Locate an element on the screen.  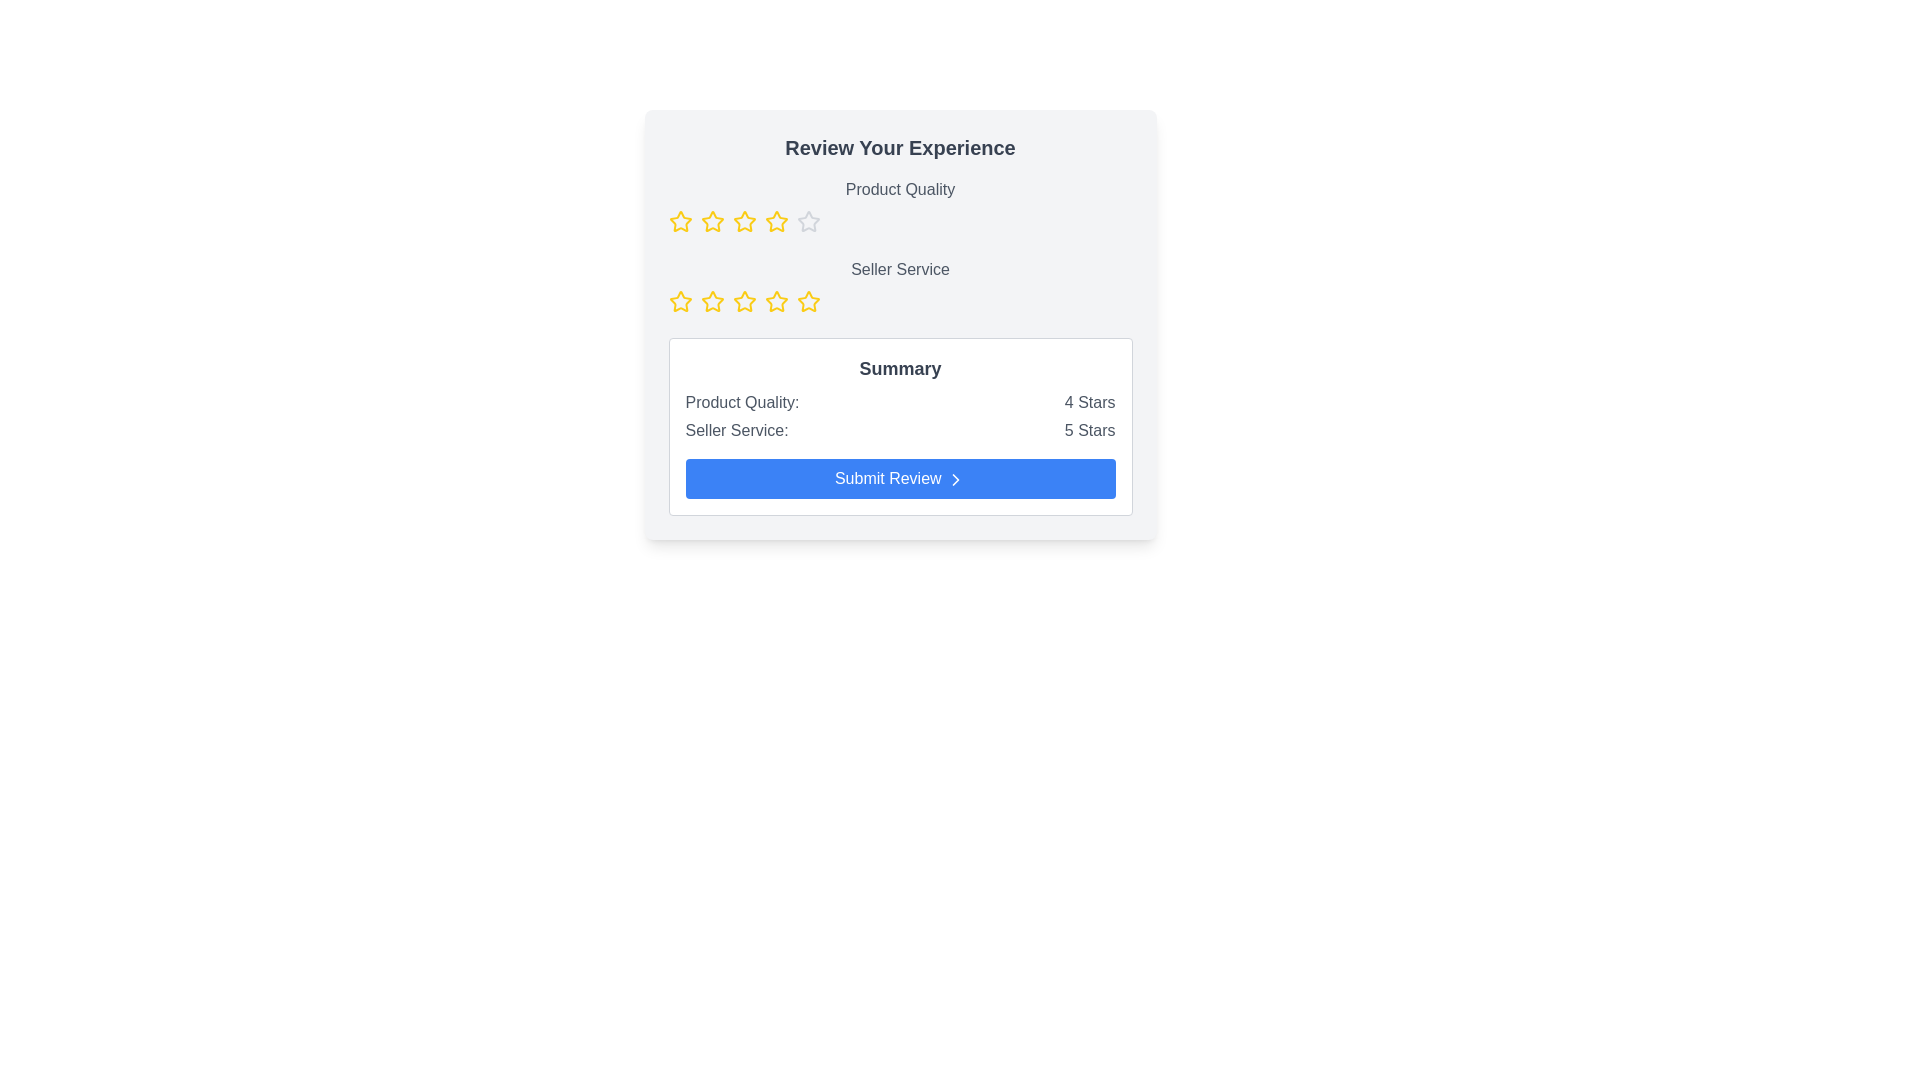
the text label displaying 'Product Quality:' in gray font, located in the top-left corner of the 'Summary' section is located at coordinates (741, 402).